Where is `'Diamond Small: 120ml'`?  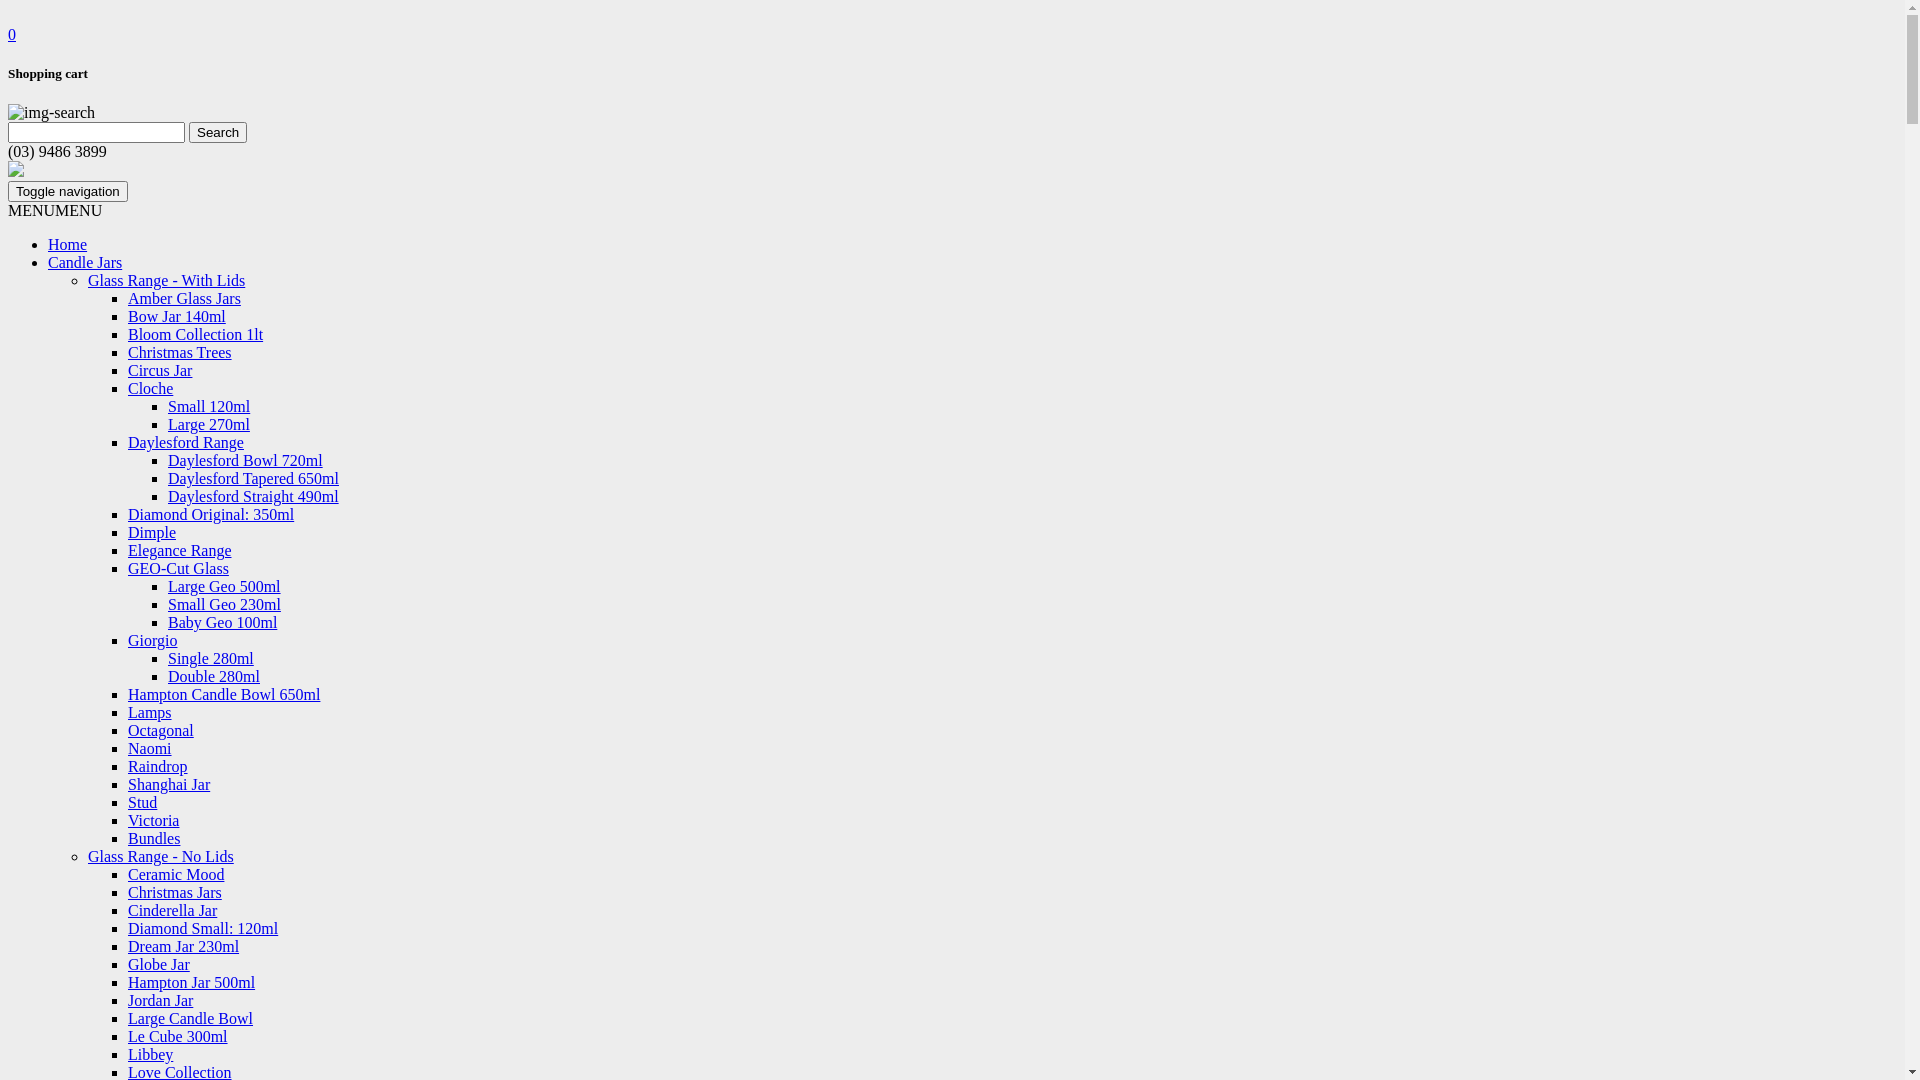
'Diamond Small: 120ml' is located at coordinates (127, 928).